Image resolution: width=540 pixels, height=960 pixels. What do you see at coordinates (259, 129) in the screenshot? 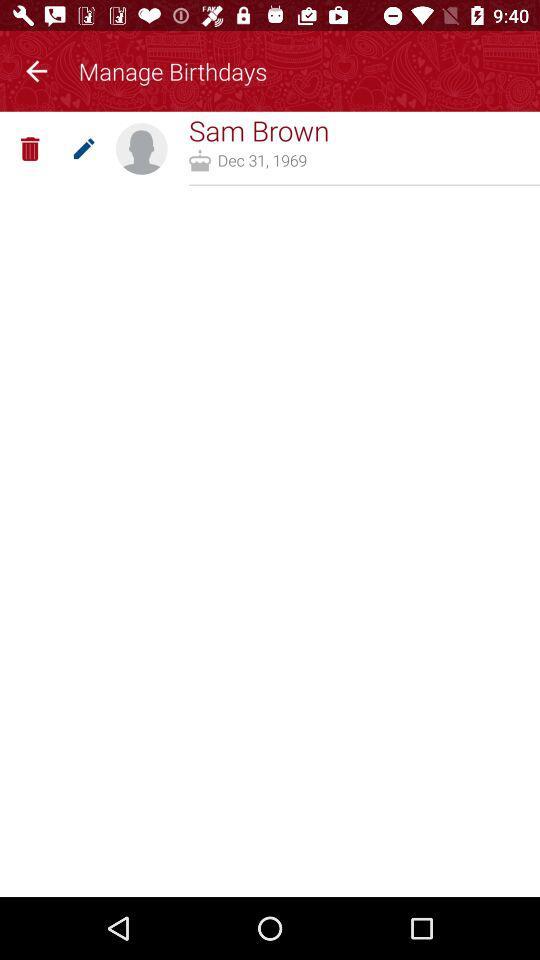
I see `the icon below manage birthdays item` at bounding box center [259, 129].